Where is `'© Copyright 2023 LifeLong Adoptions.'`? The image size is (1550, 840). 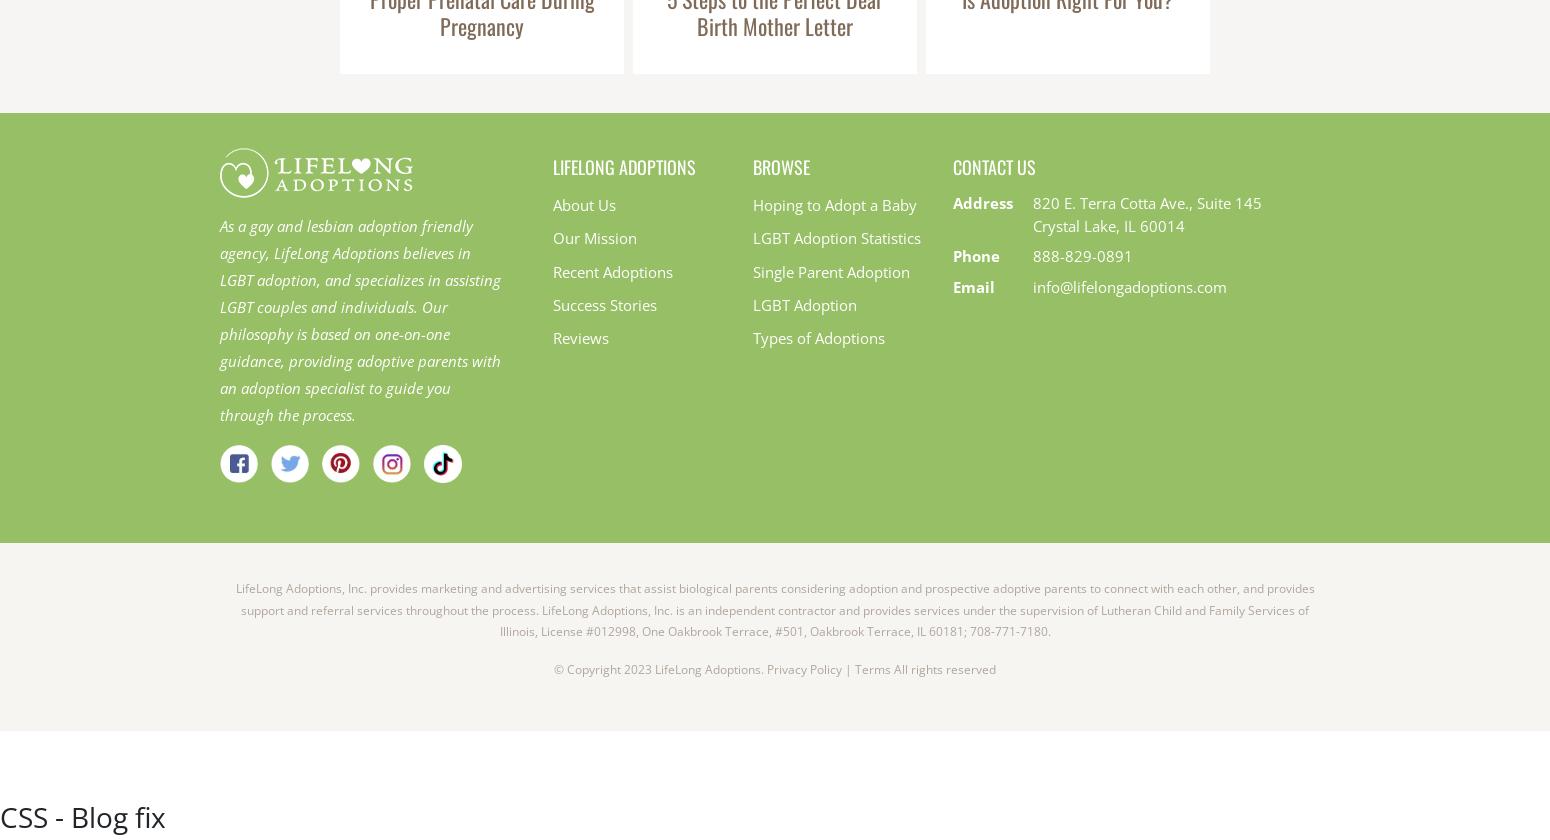
'© Copyright 2023 LifeLong Adoptions.' is located at coordinates (553, 668).